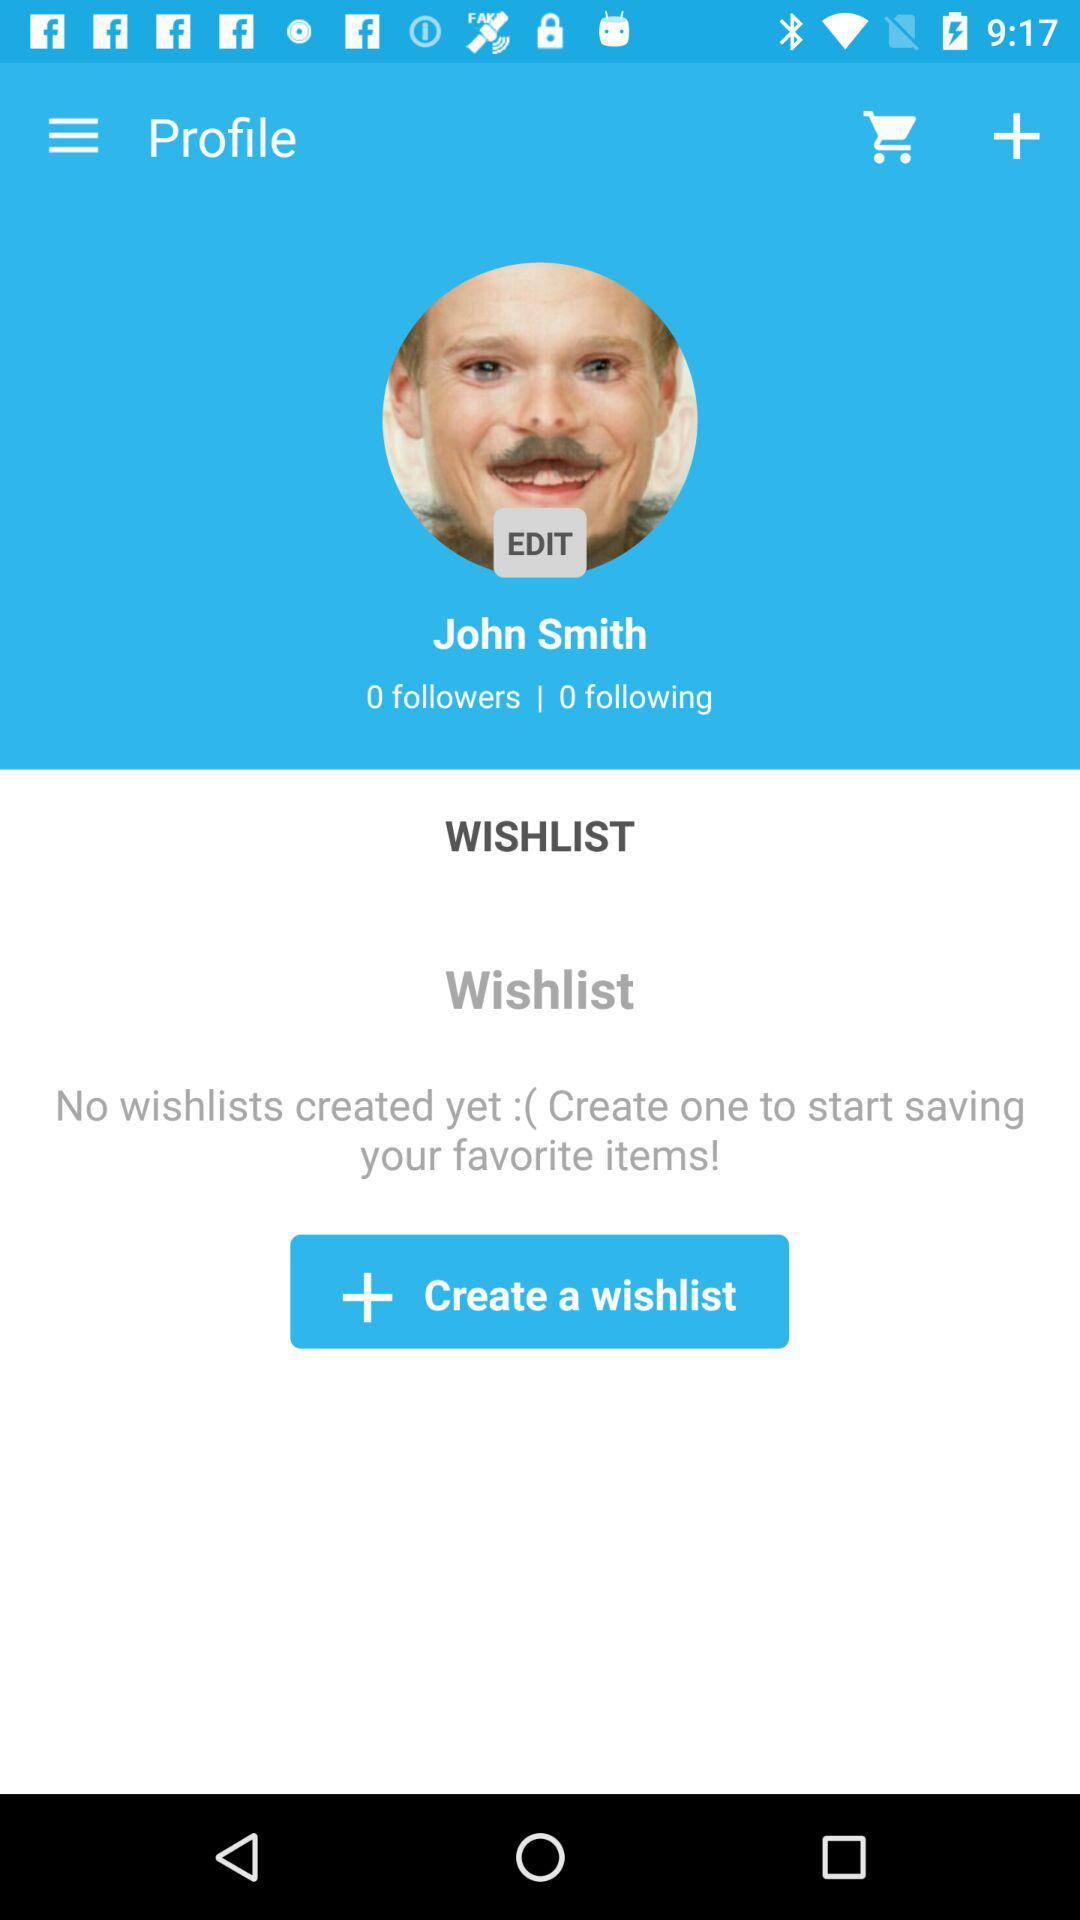 Image resolution: width=1080 pixels, height=1920 pixels. What do you see at coordinates (442, 695) in the screenshot?
I see `the item to the left of the   |   item` at bounding box center [442, 695].